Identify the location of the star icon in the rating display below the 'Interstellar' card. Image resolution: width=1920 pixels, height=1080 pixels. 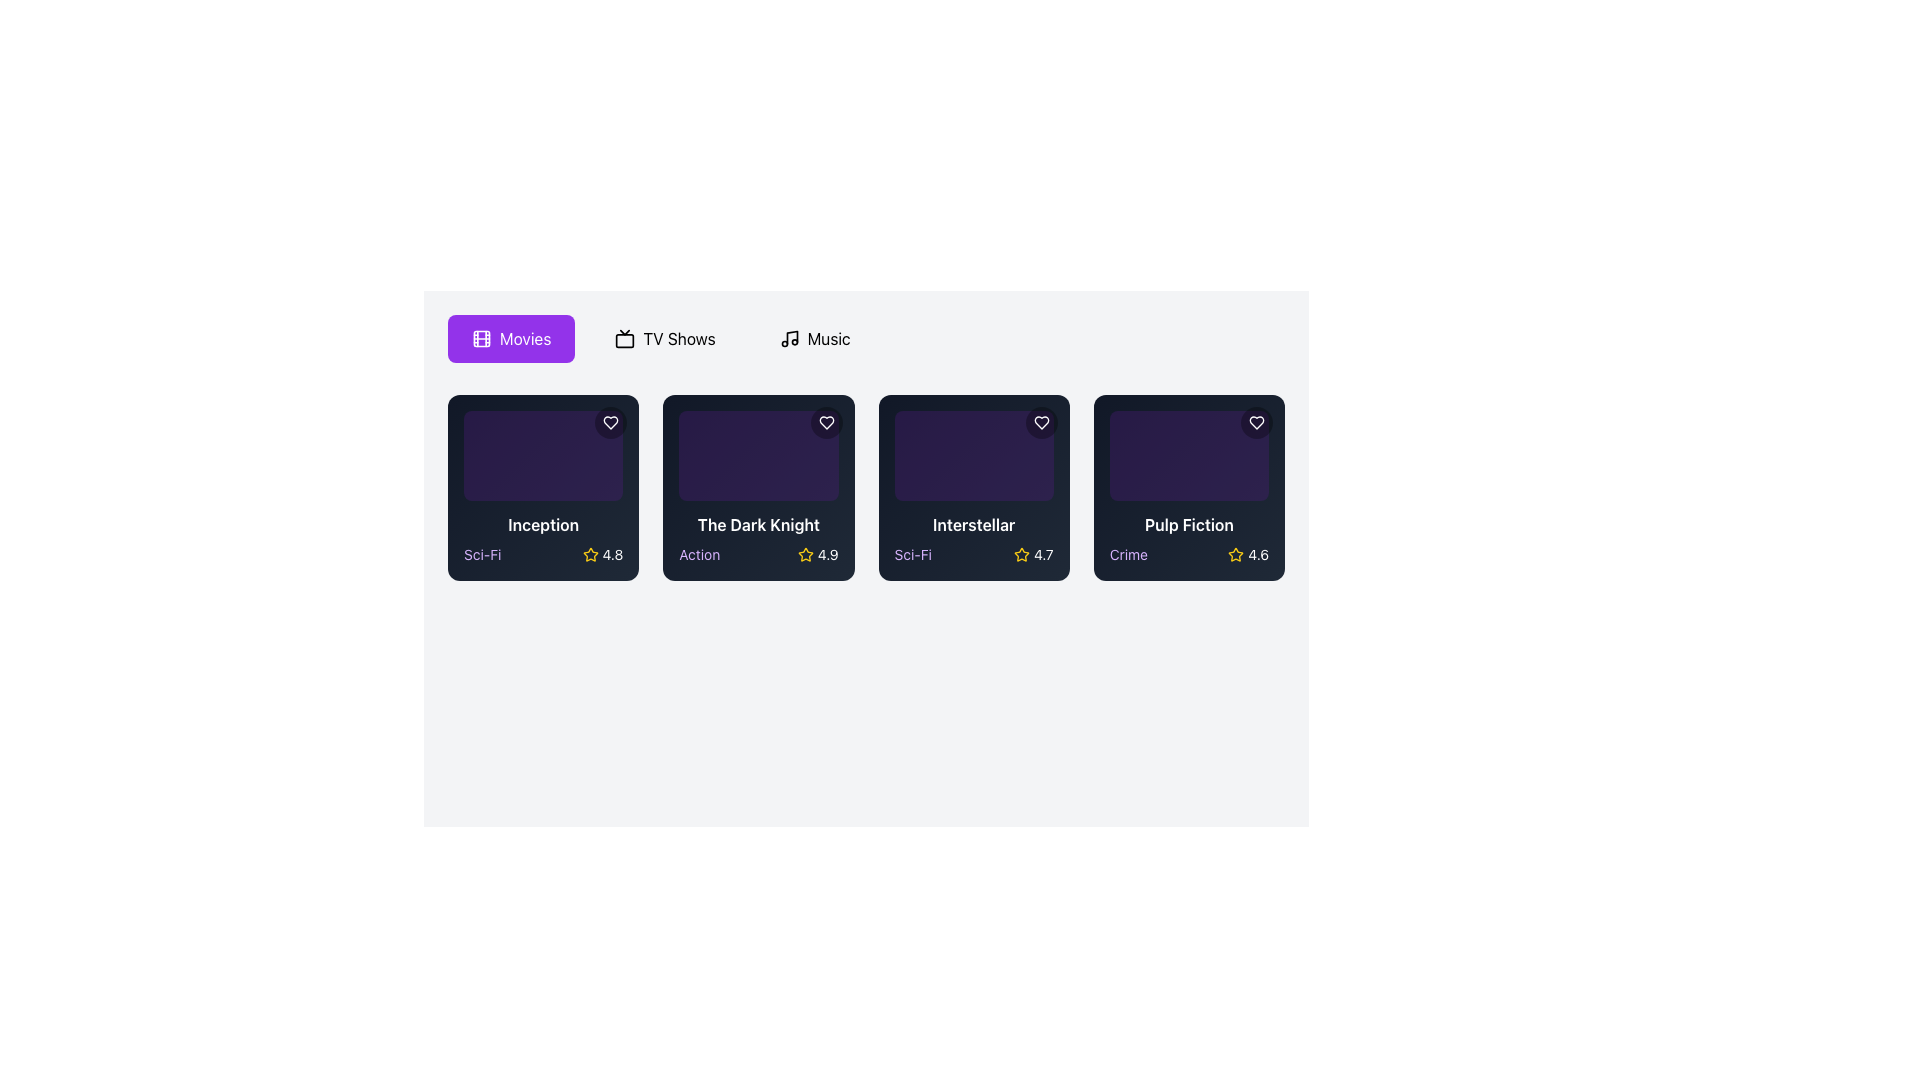
(1022, 554).